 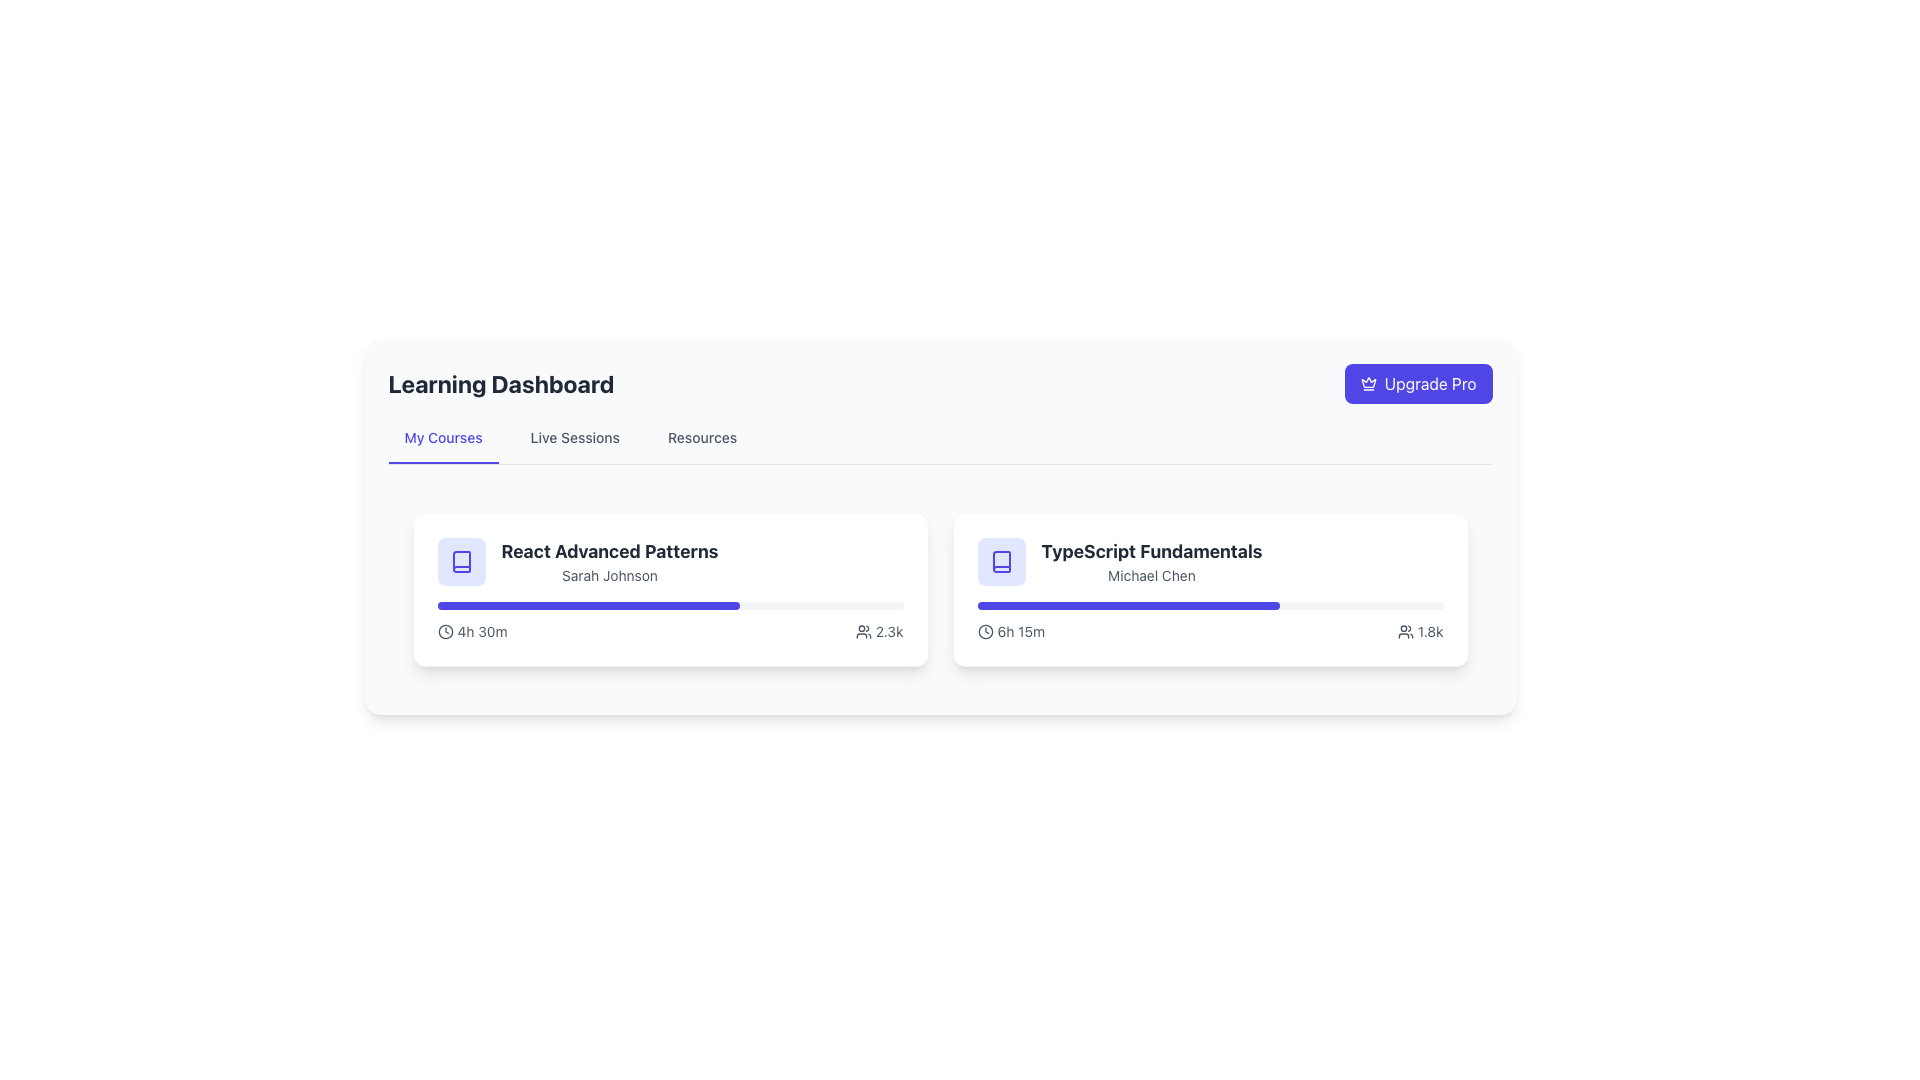 What do you see at coordinates (879, 632) in the screenshot?
I see `the icon and text label combination that shows '2.3k' next to a group of people icon within the statistics area of the 'React Advanced Patterns' card to possibly see a tooltip` at bounding box center [879, 632].